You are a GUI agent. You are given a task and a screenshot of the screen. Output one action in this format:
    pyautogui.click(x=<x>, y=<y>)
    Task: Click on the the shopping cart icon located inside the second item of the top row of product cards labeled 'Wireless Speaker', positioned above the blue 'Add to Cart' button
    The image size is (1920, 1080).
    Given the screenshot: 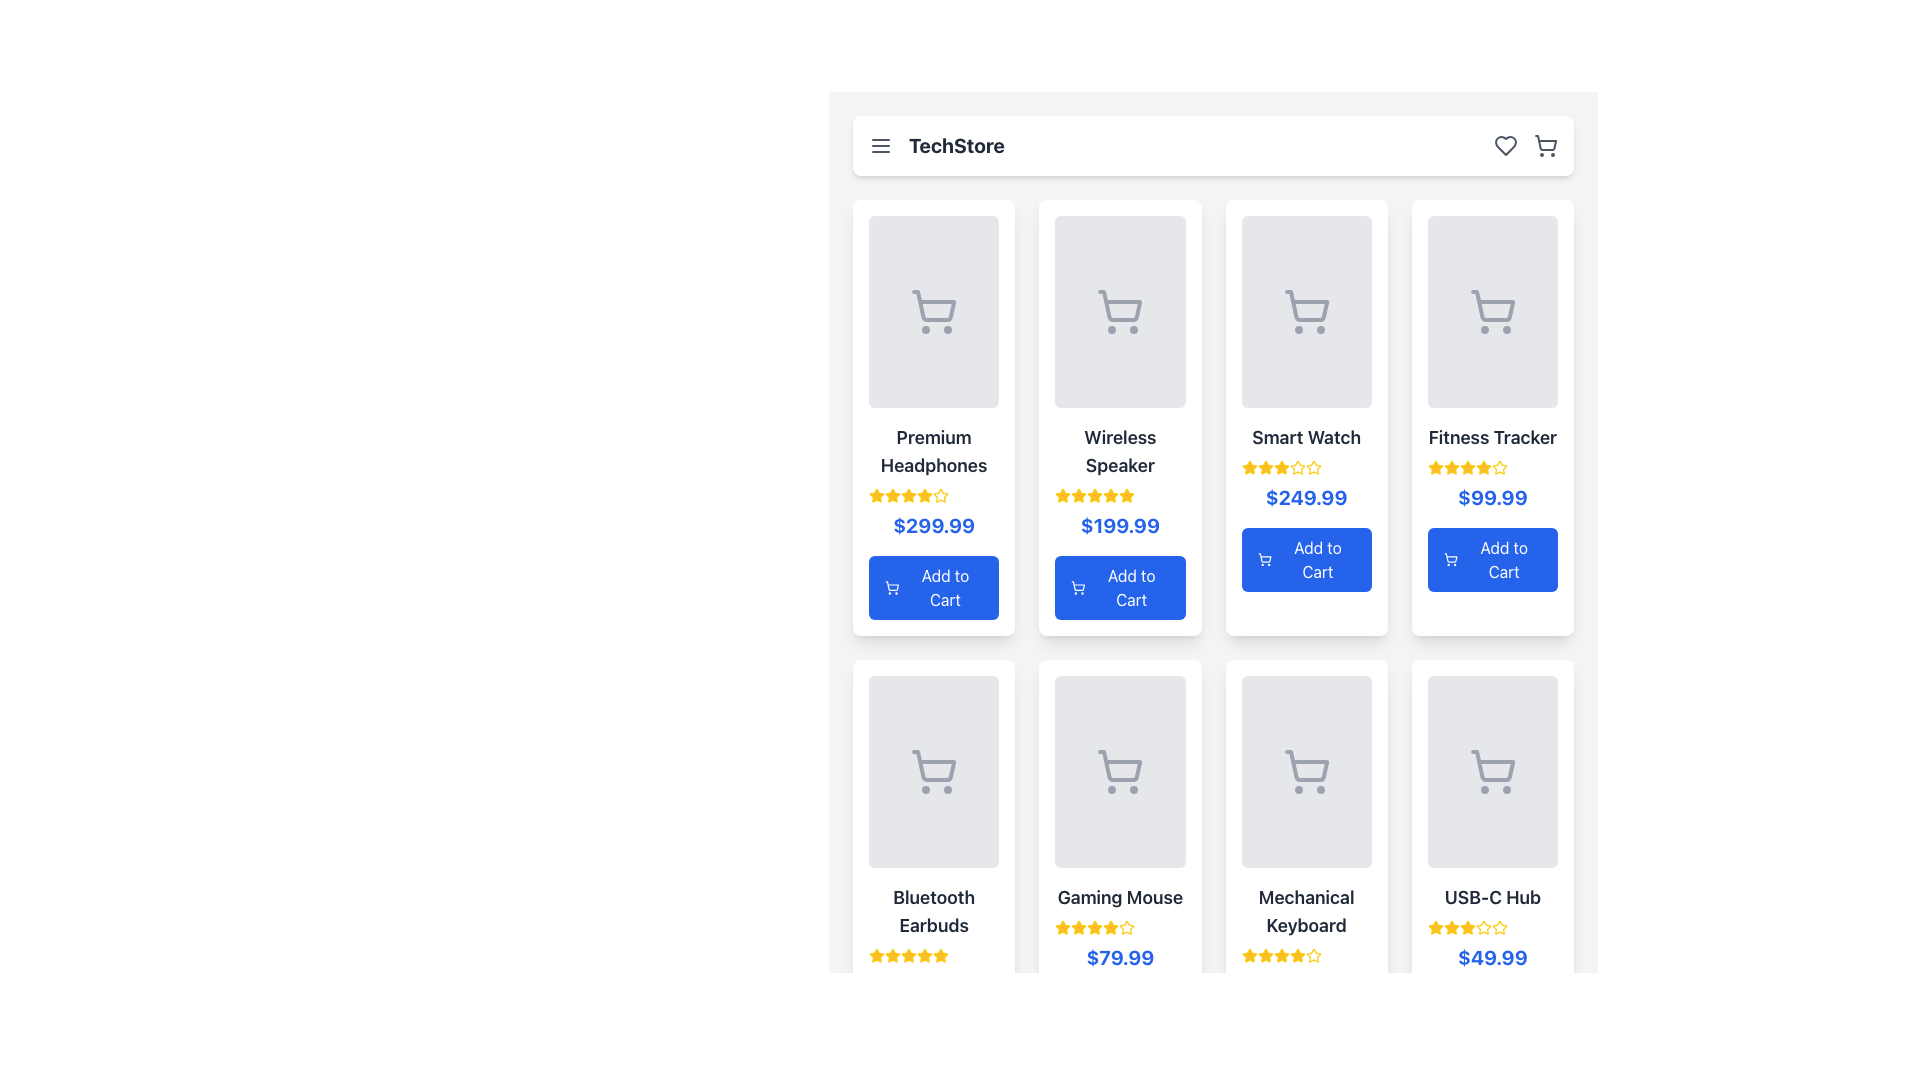 What is the action you would take?
    pyautogui.click(x=1120, y=312)
    